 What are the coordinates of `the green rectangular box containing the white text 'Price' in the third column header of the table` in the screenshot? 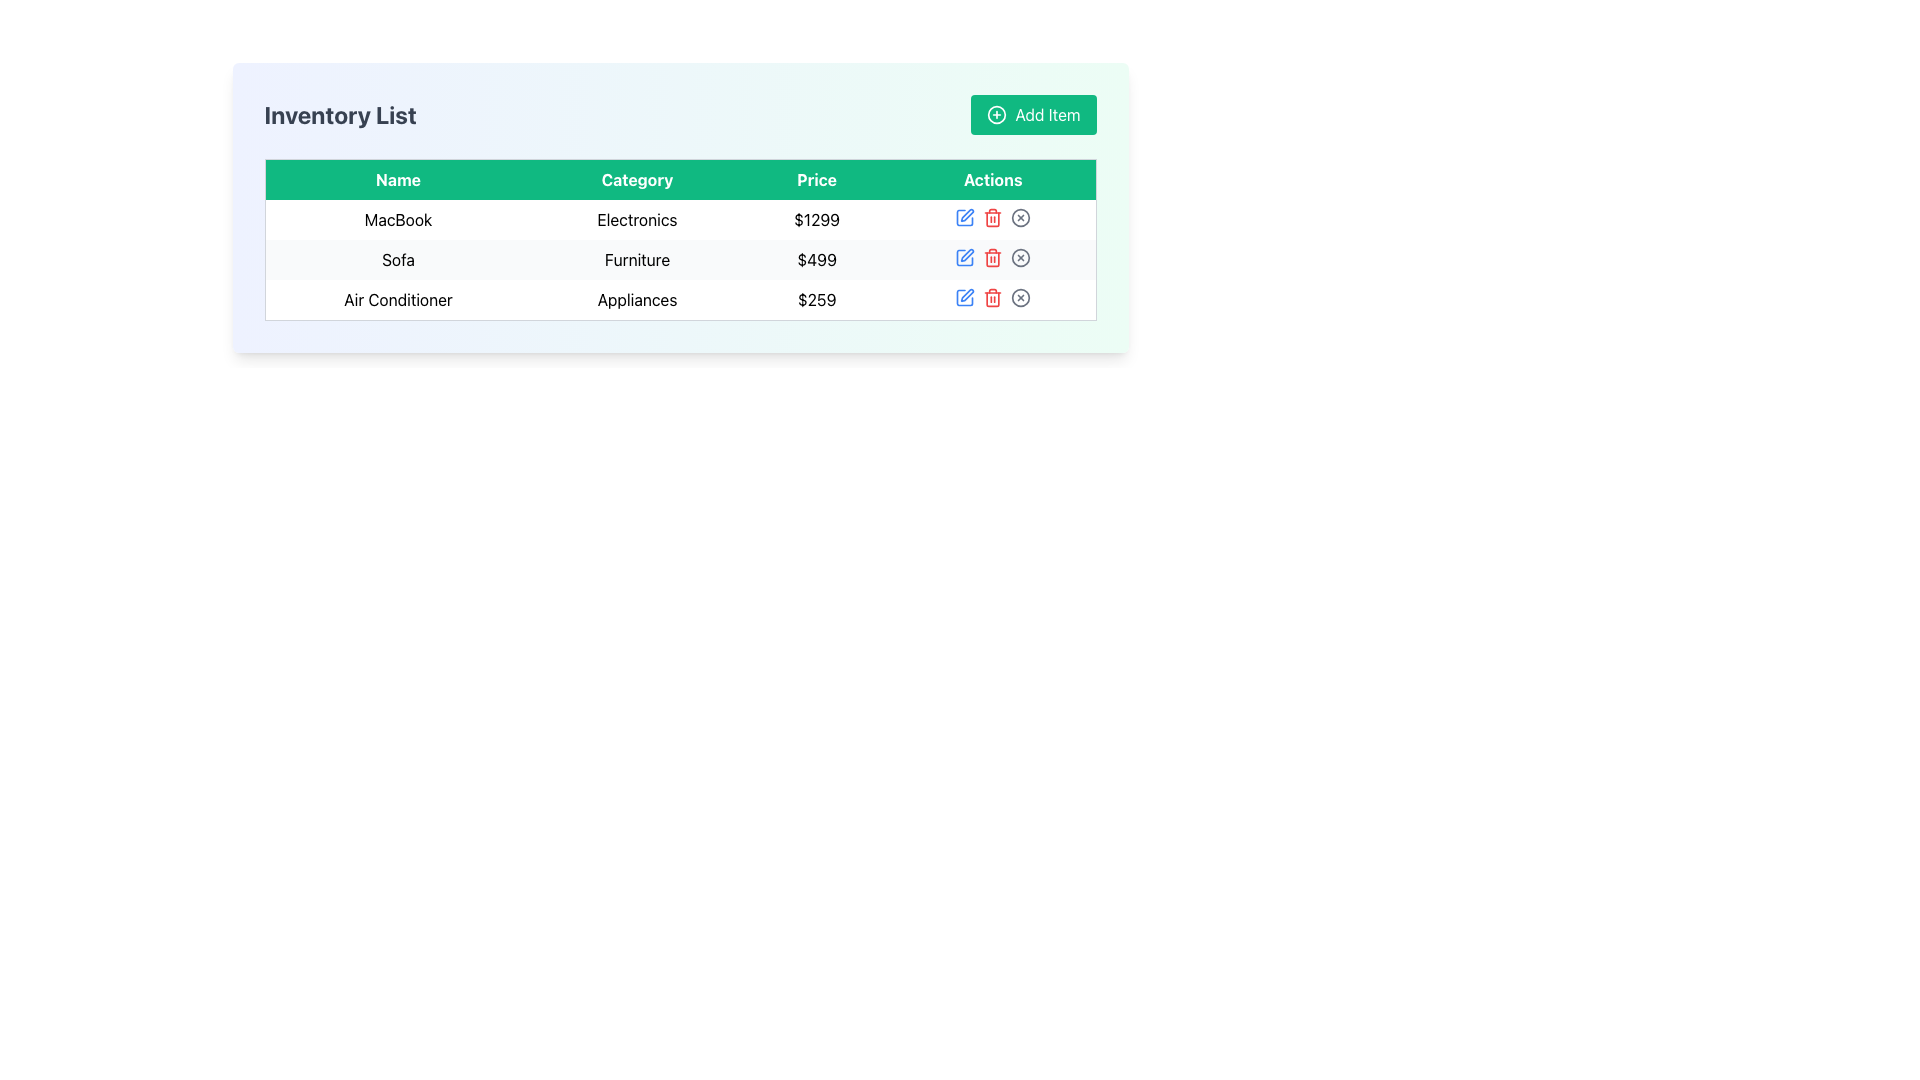 It's located at (817, 178).